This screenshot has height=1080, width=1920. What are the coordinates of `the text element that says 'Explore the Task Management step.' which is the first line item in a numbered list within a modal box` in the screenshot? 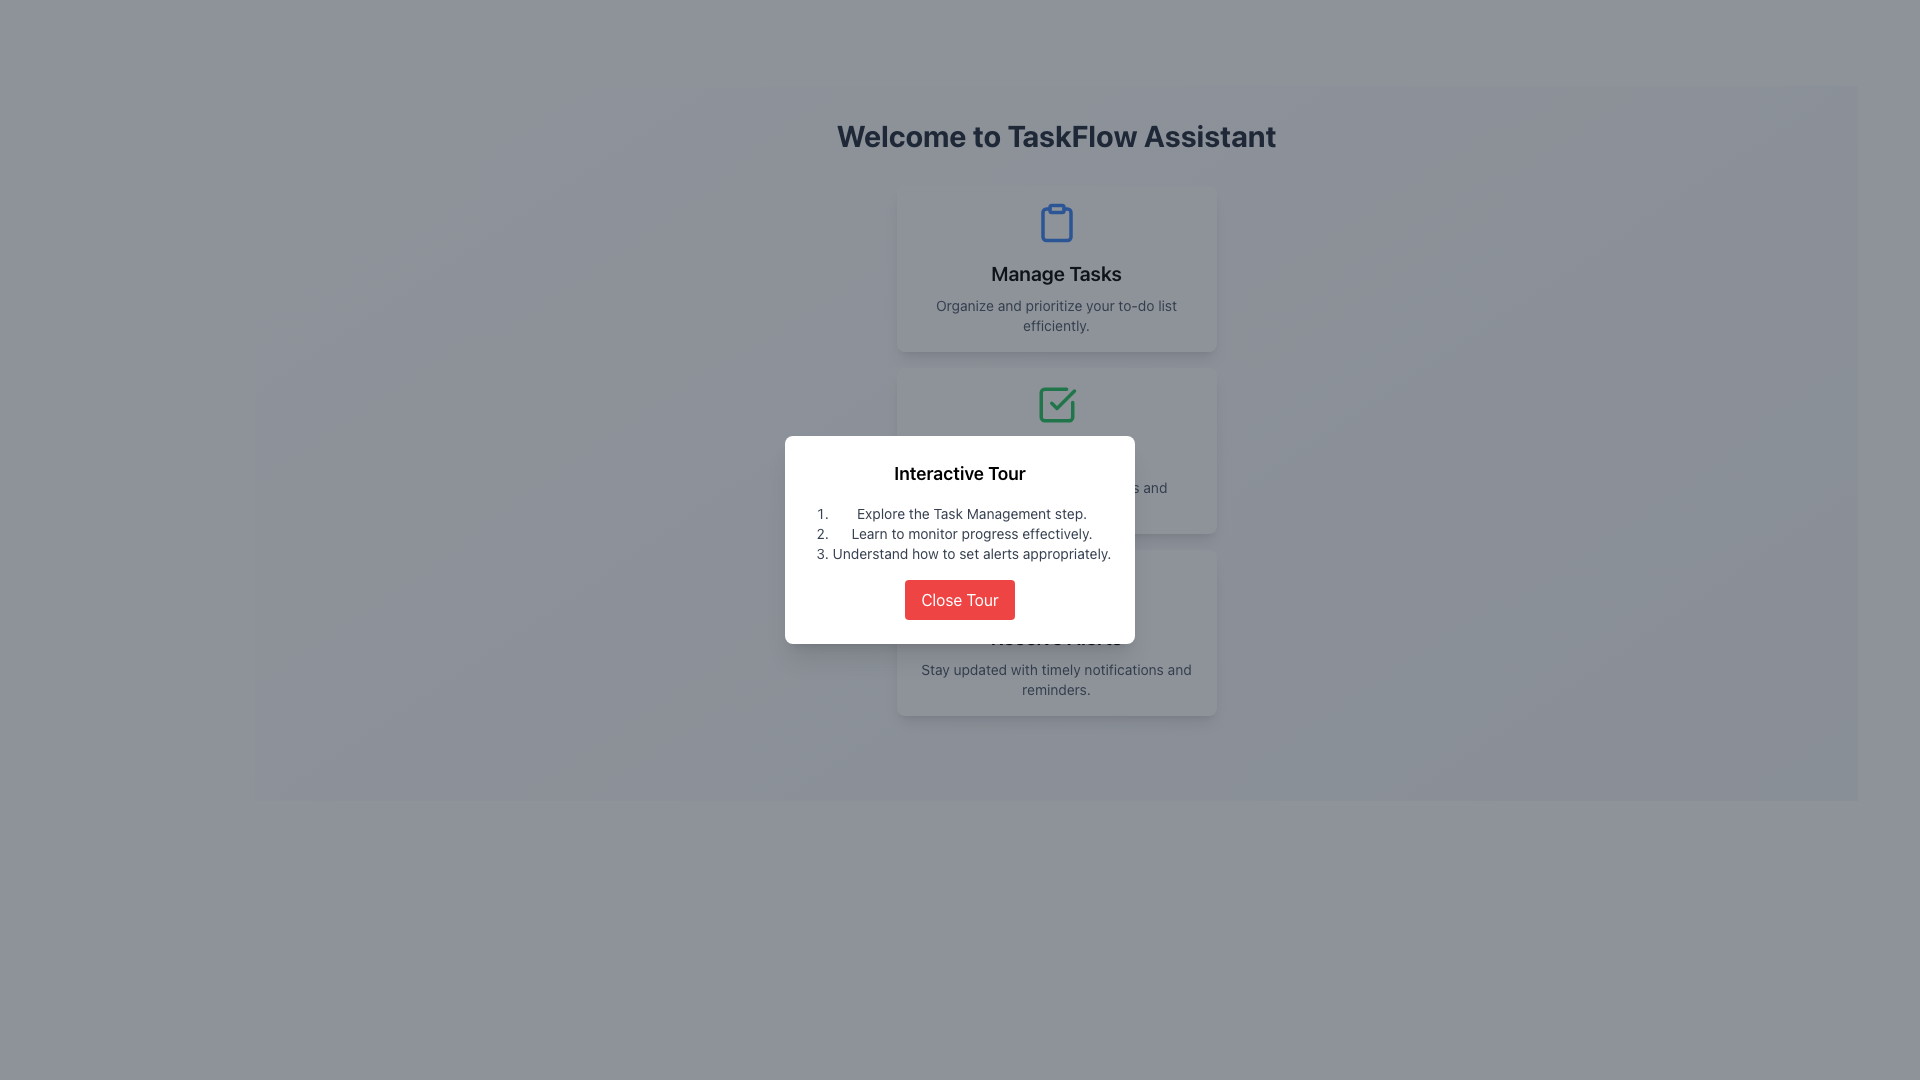 It's located at (971, 512).